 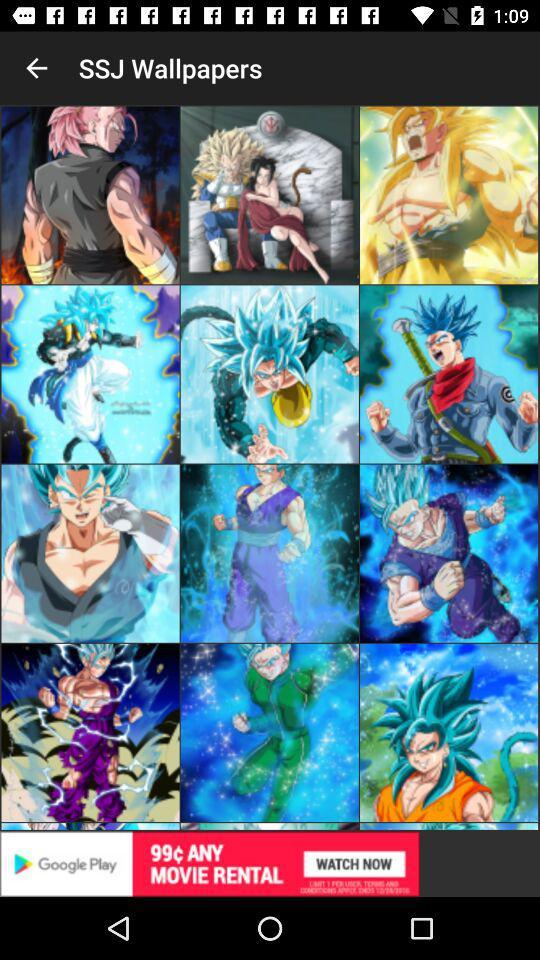 I want to click on the second image which is on the fourth vertical of the page, so click(x=270, y=731).